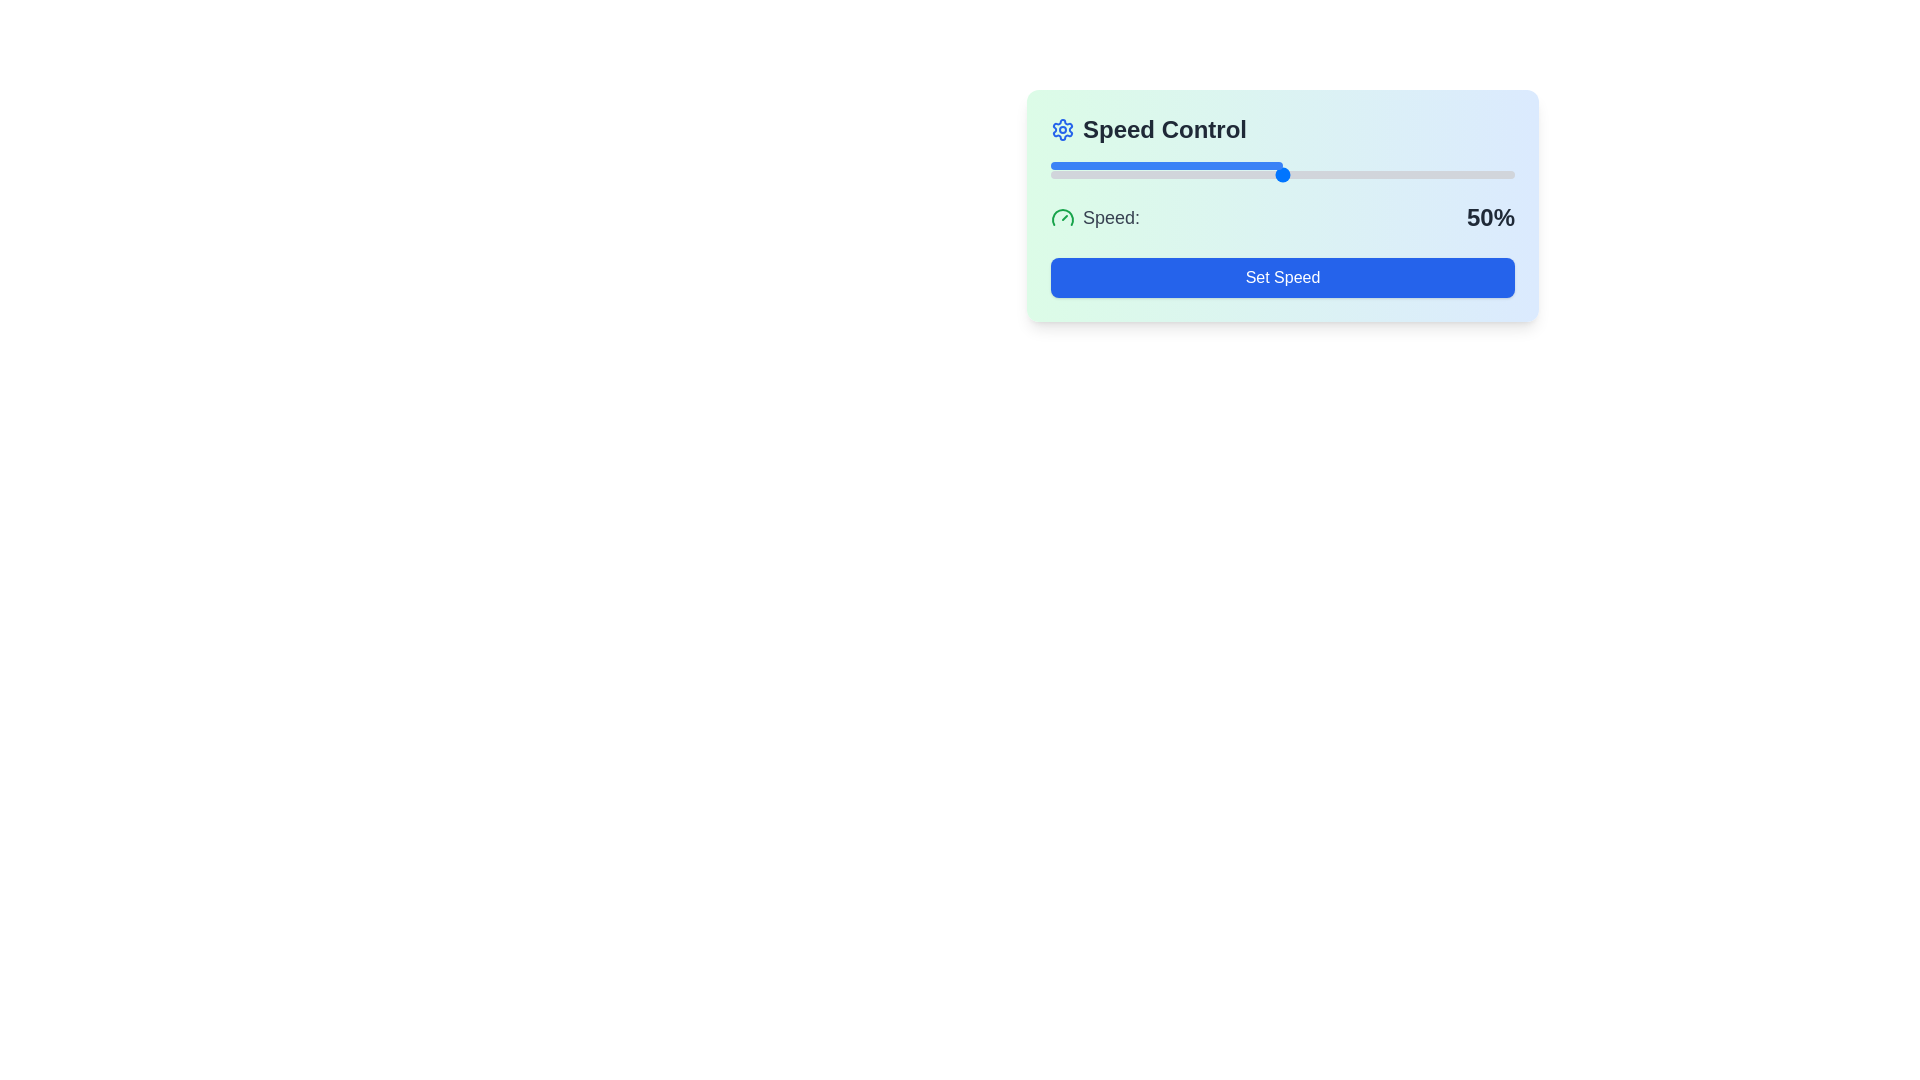 This screenshot has width=1920, height=1080. I want to click on the blue settings gear icon located immediately to the left of the 'Speed Control' title text, so click(1061, 130).